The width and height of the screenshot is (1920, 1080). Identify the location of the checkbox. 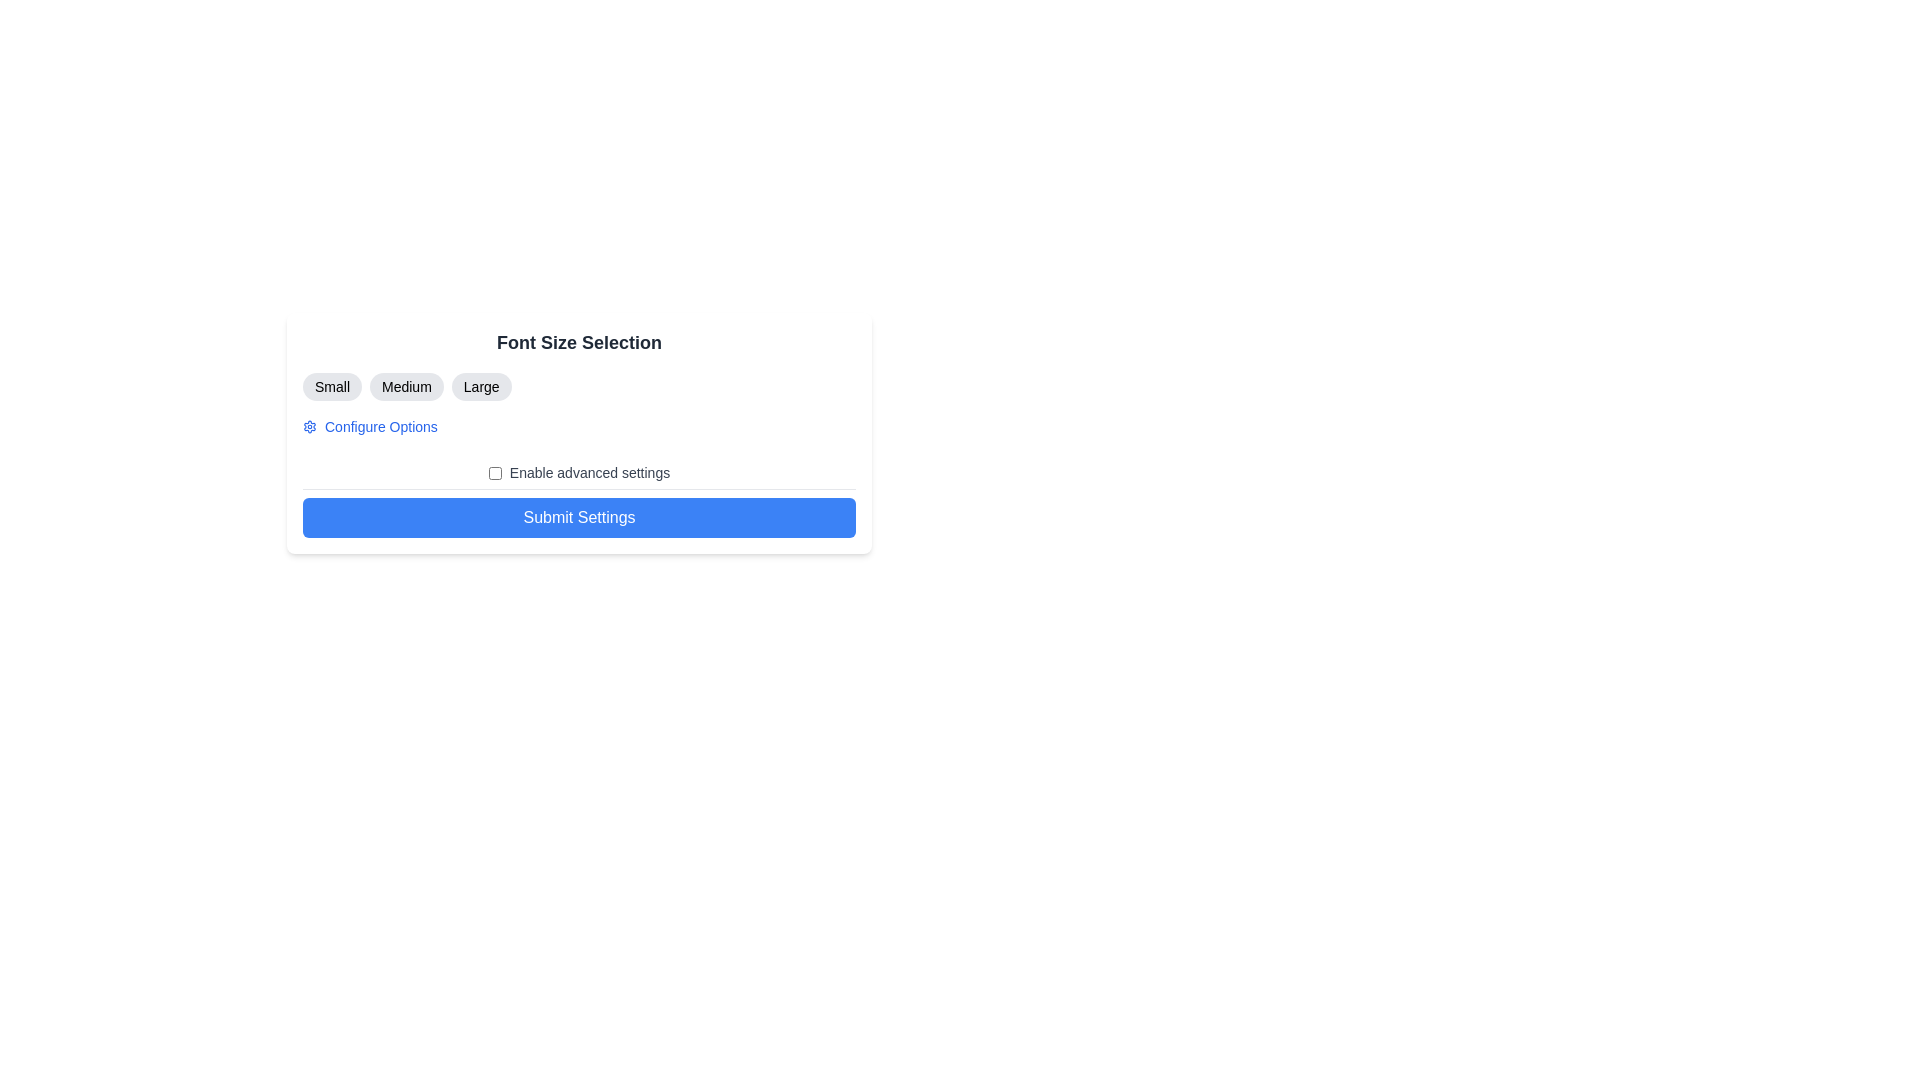
(495, 473).